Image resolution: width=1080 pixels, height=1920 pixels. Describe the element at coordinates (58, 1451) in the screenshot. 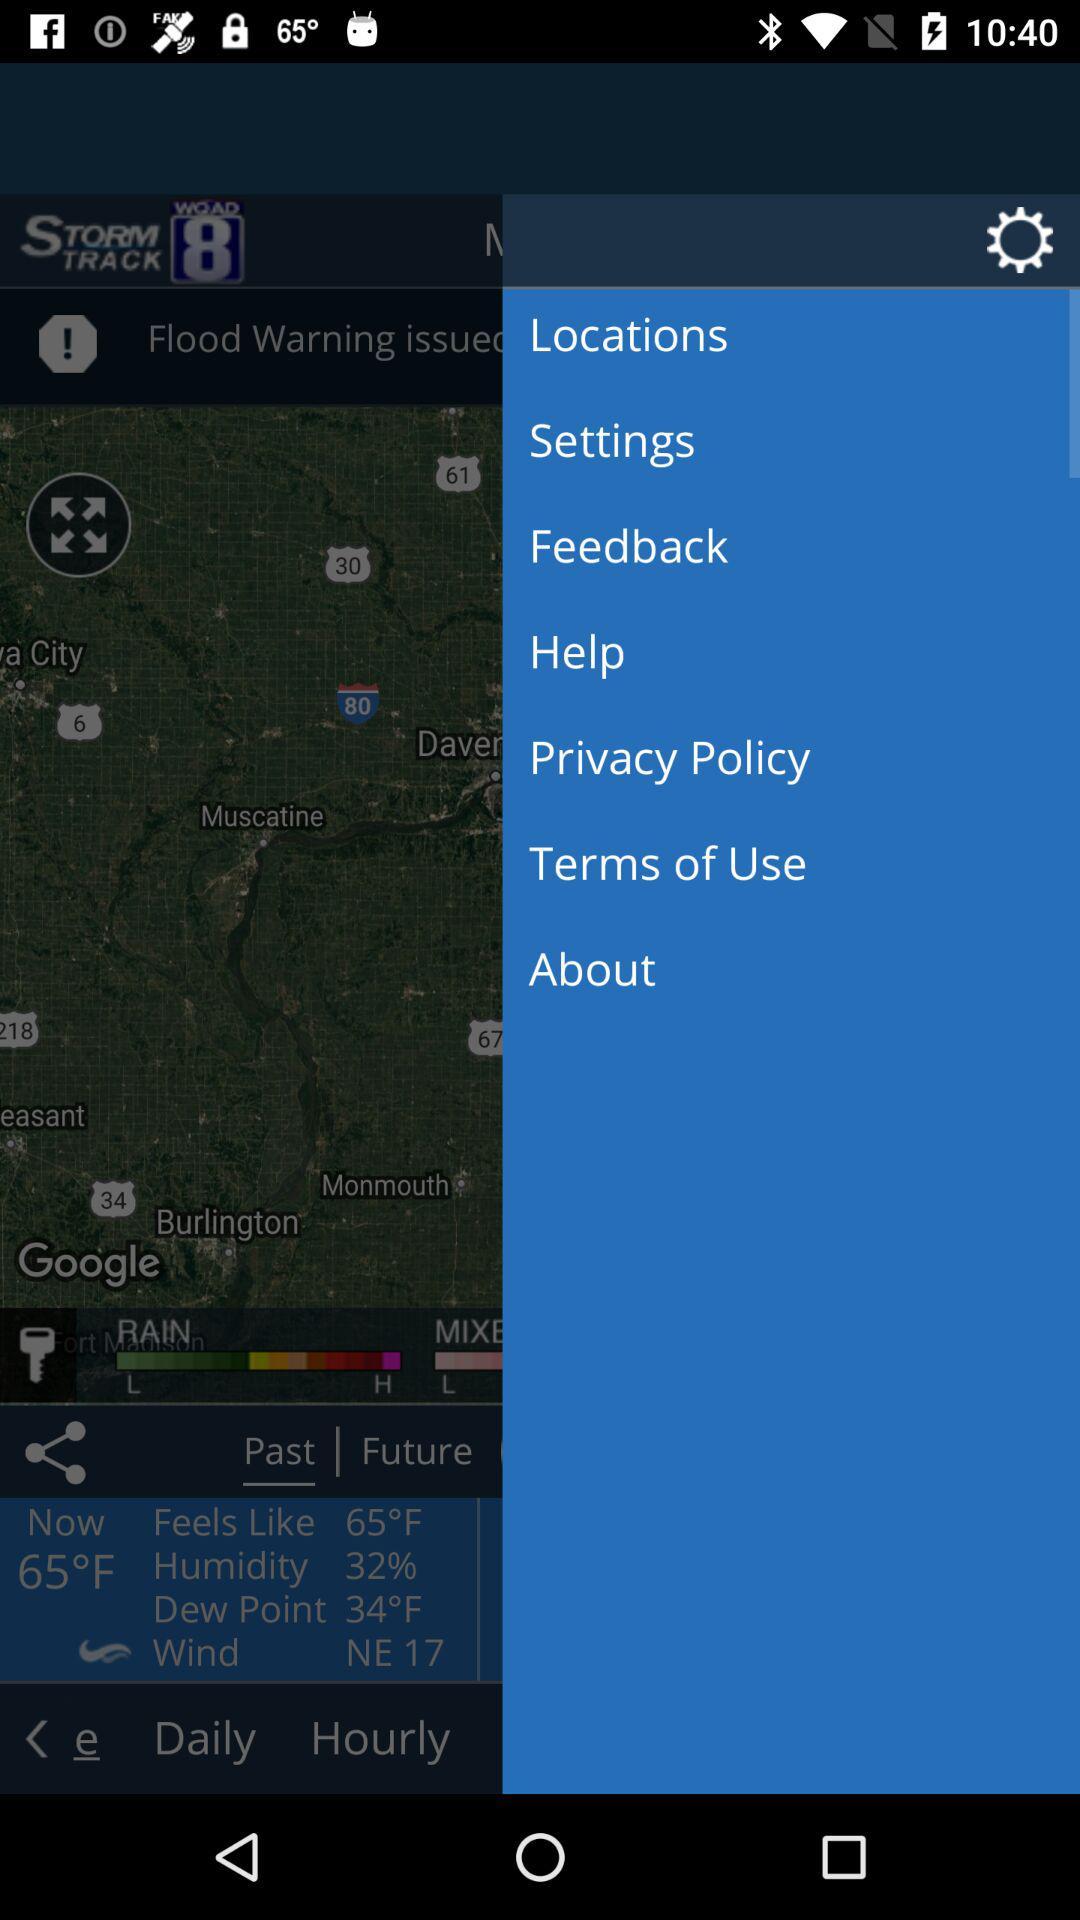

I see `the share icon` at that location.